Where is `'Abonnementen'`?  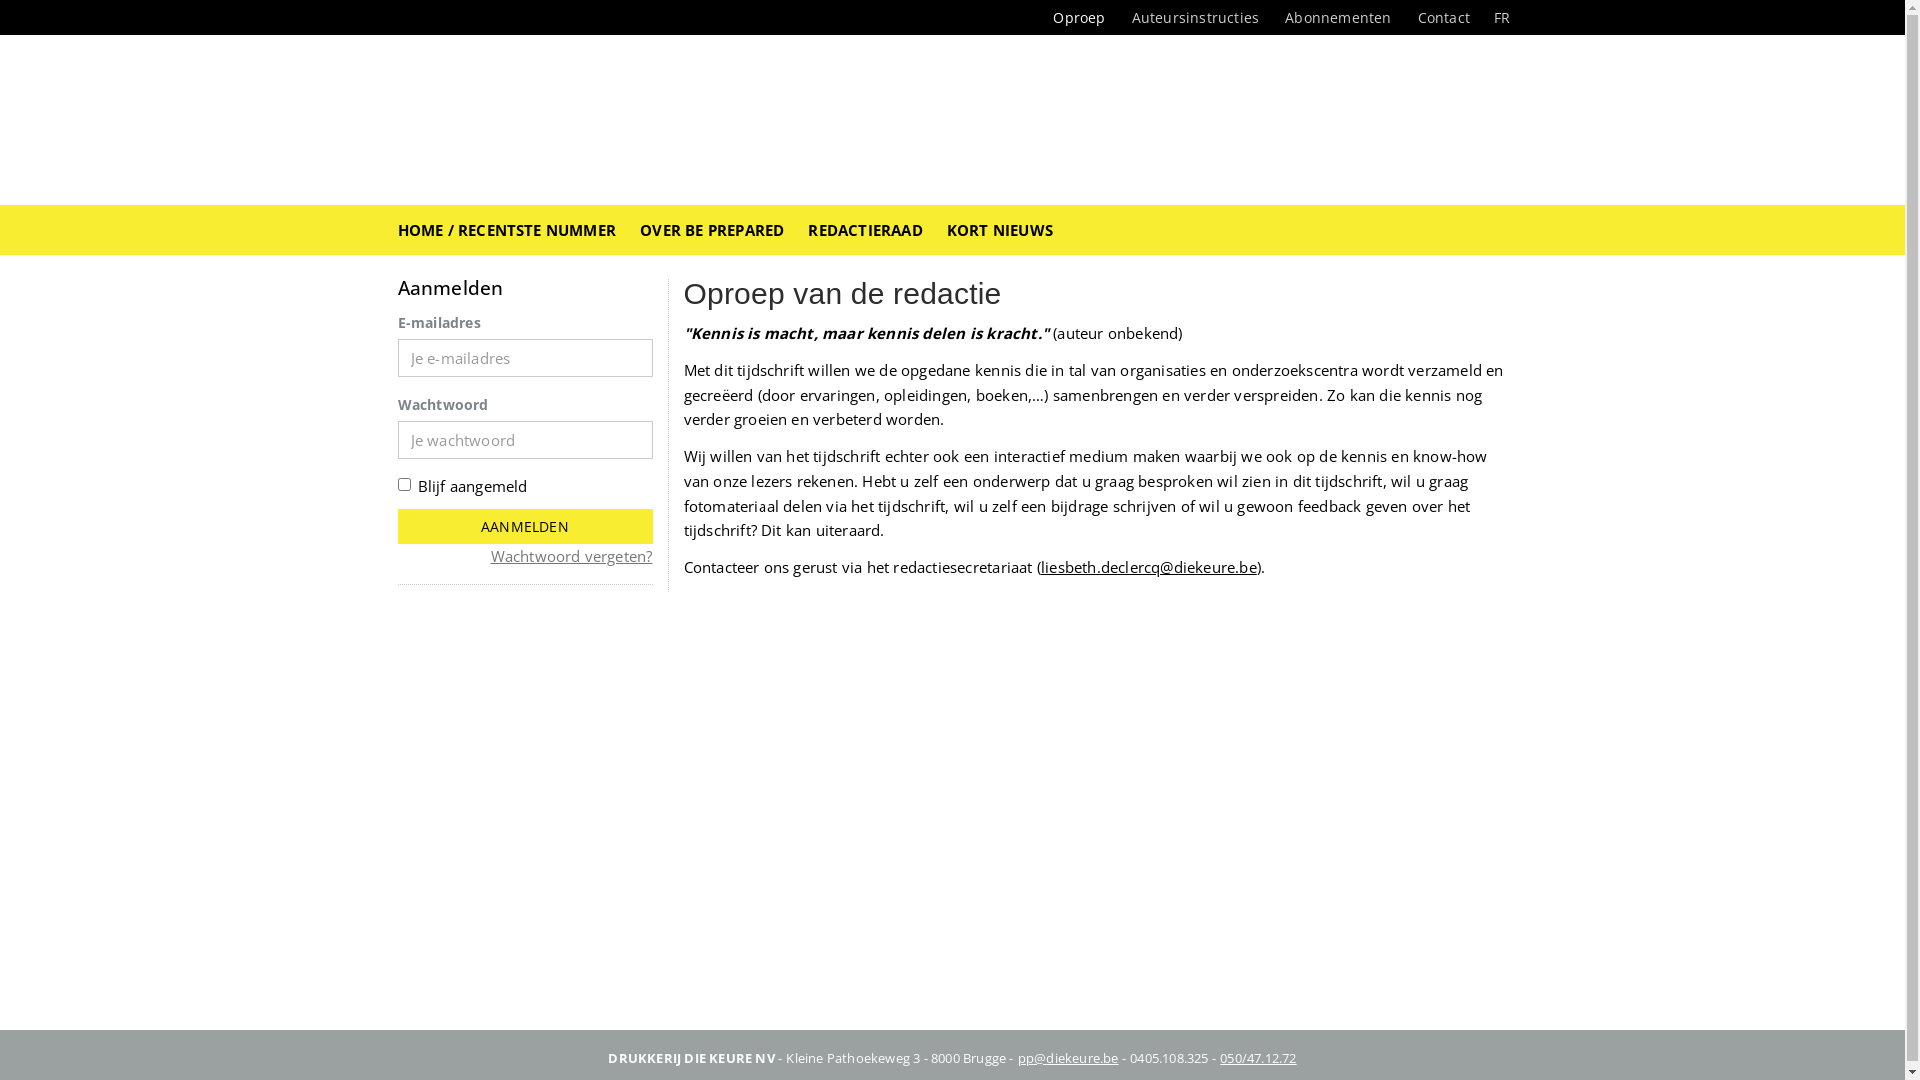 'Abonnementen' is located at coordinates (1338, 17).